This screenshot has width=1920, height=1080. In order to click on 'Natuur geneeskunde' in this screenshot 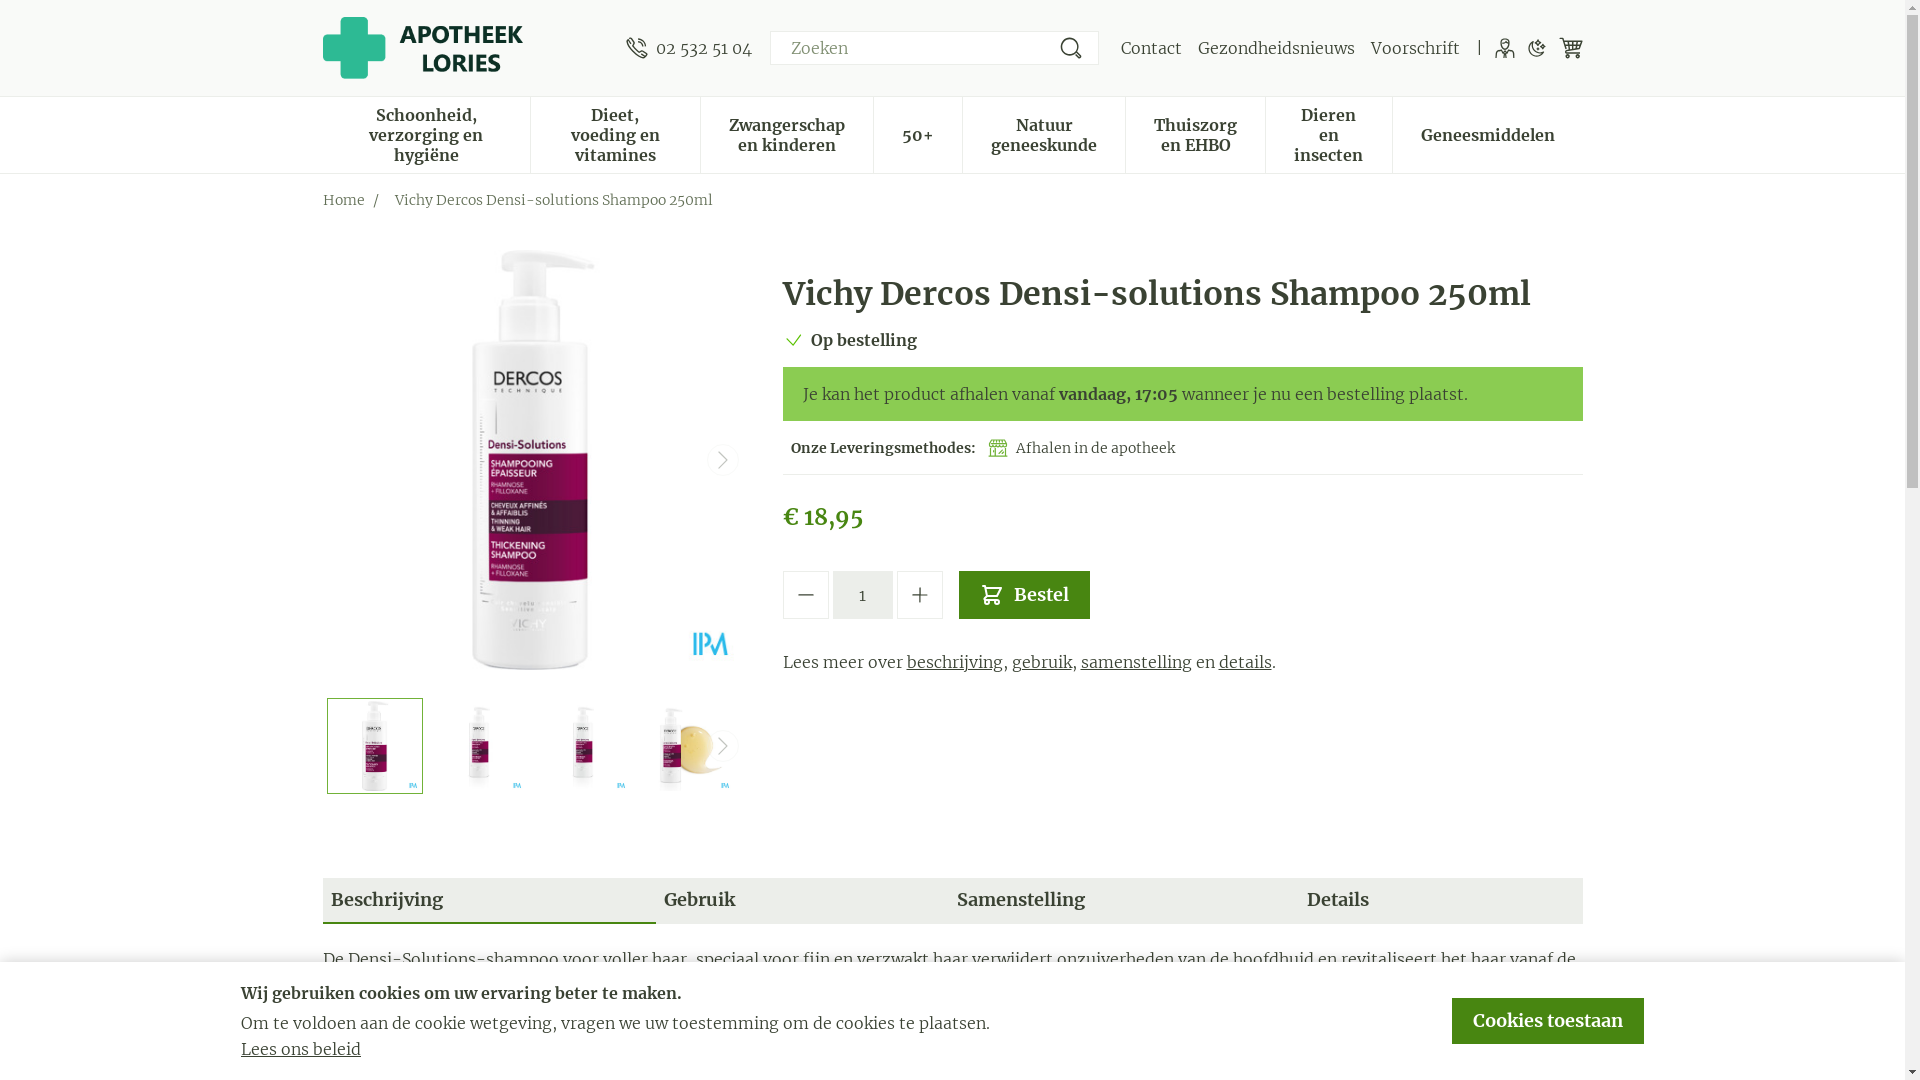, I will do `click(963, 132)`.